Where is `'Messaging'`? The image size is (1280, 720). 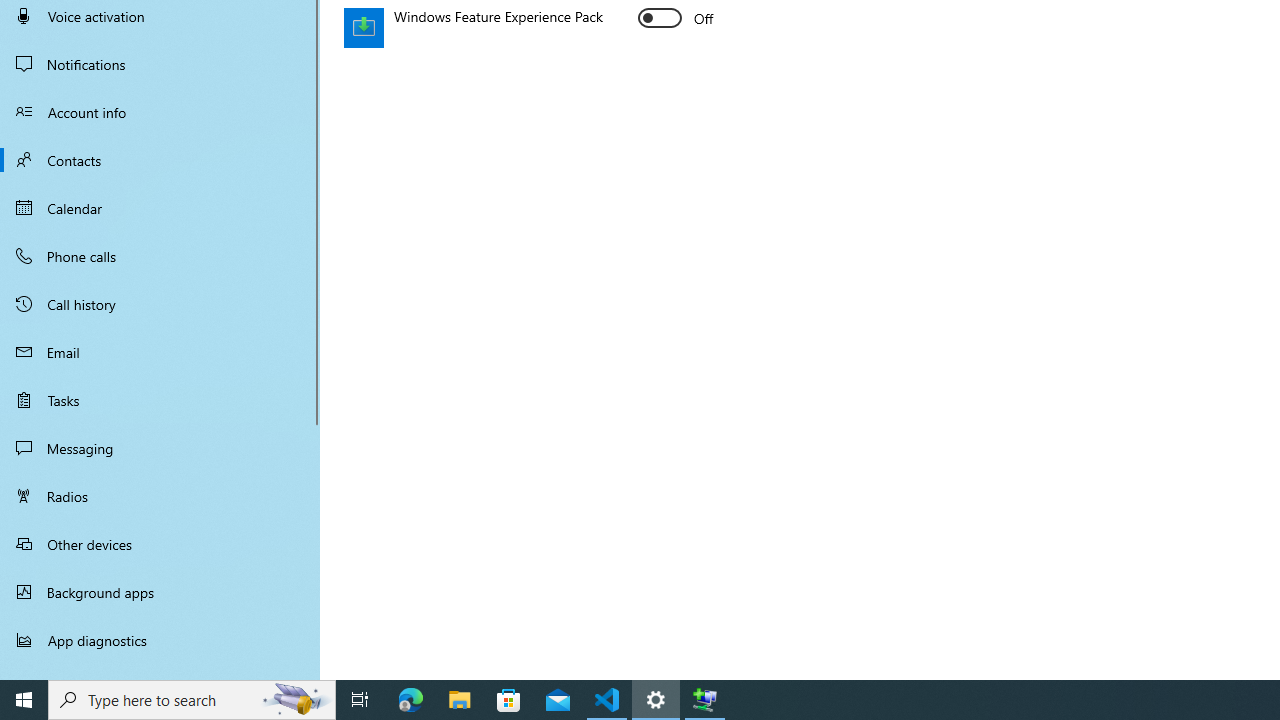
'Messaging' is located at coordinates (160, 447).